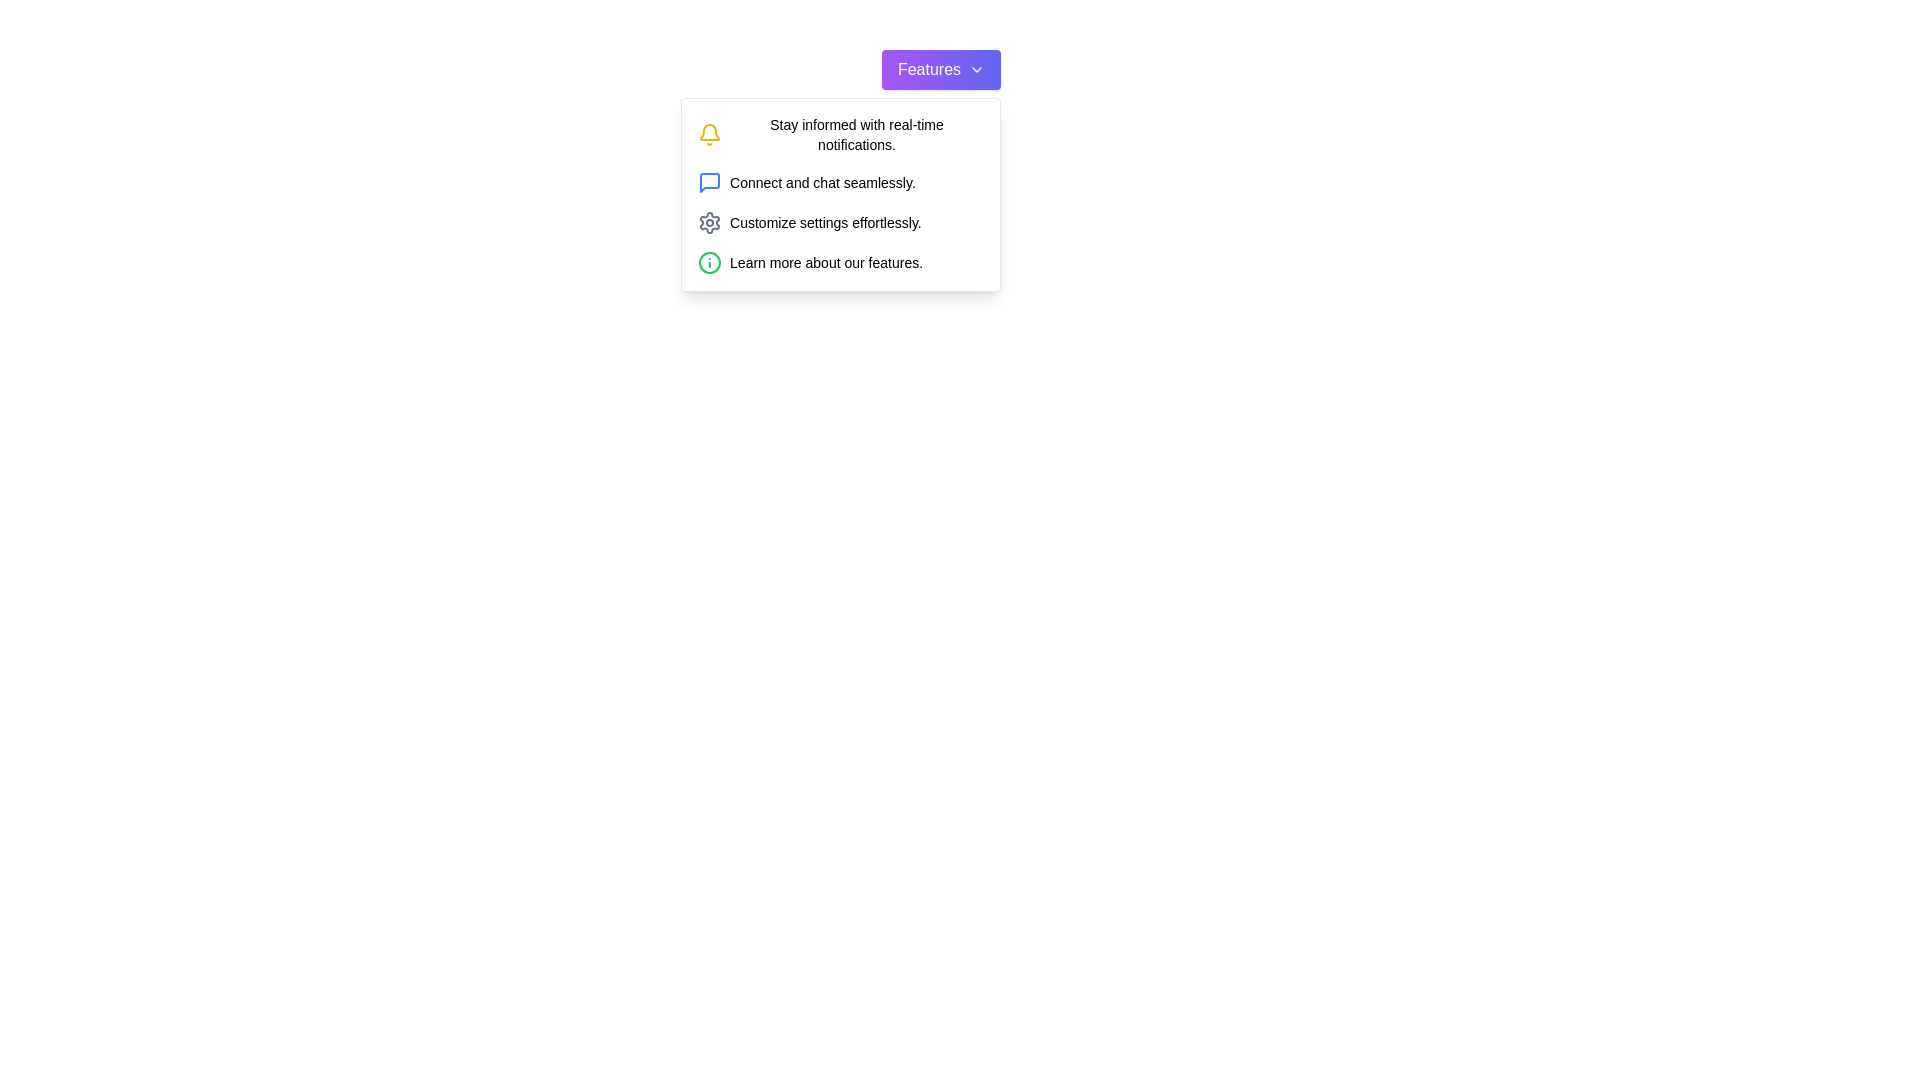  I want to click on the circular information icon, which is green and located next to the text 'Learn more about our features.' at the bottom of the list, so click(710, 261).